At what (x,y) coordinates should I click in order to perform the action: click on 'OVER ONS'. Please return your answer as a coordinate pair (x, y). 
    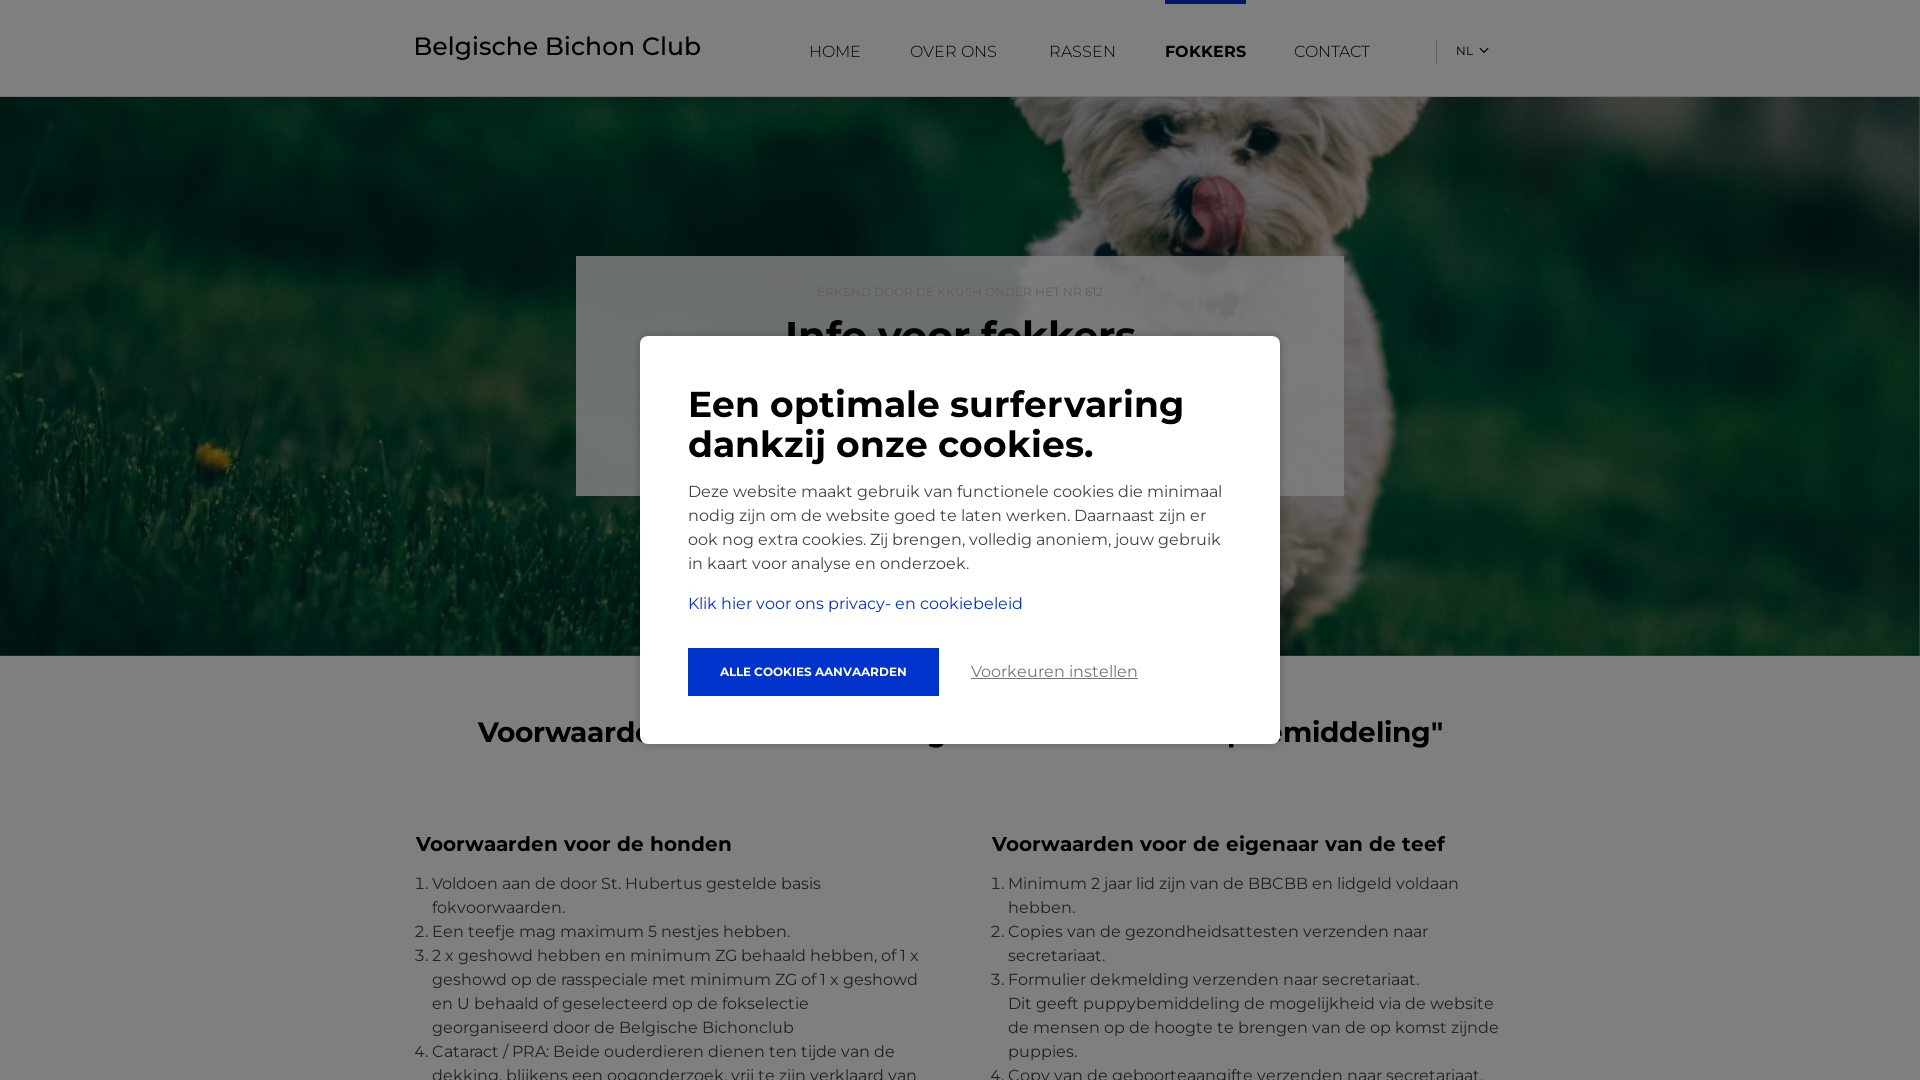
    Looking at the image, I should click on (954, 50).